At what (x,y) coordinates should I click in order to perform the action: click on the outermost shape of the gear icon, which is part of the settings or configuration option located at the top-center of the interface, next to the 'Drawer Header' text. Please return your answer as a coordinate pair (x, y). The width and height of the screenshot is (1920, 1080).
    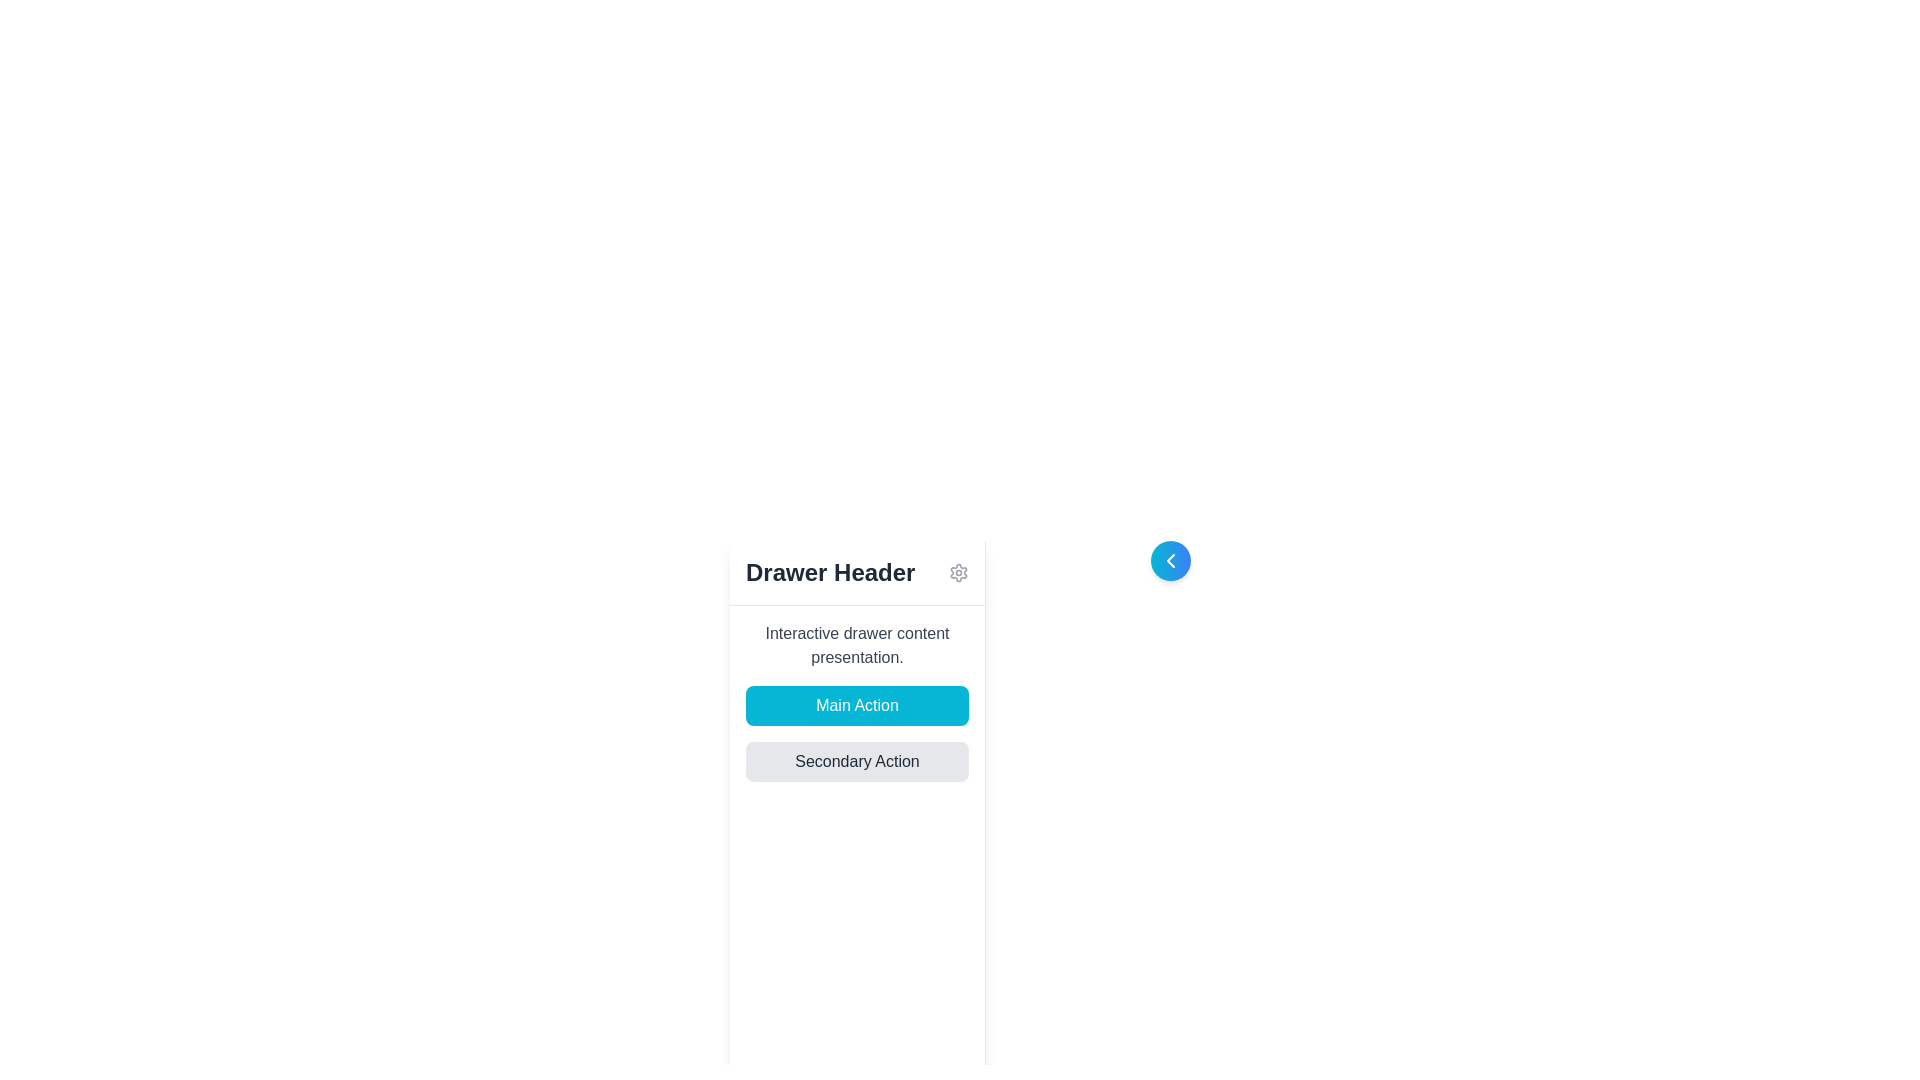
    Looking at the image, I should click on (958, 573).